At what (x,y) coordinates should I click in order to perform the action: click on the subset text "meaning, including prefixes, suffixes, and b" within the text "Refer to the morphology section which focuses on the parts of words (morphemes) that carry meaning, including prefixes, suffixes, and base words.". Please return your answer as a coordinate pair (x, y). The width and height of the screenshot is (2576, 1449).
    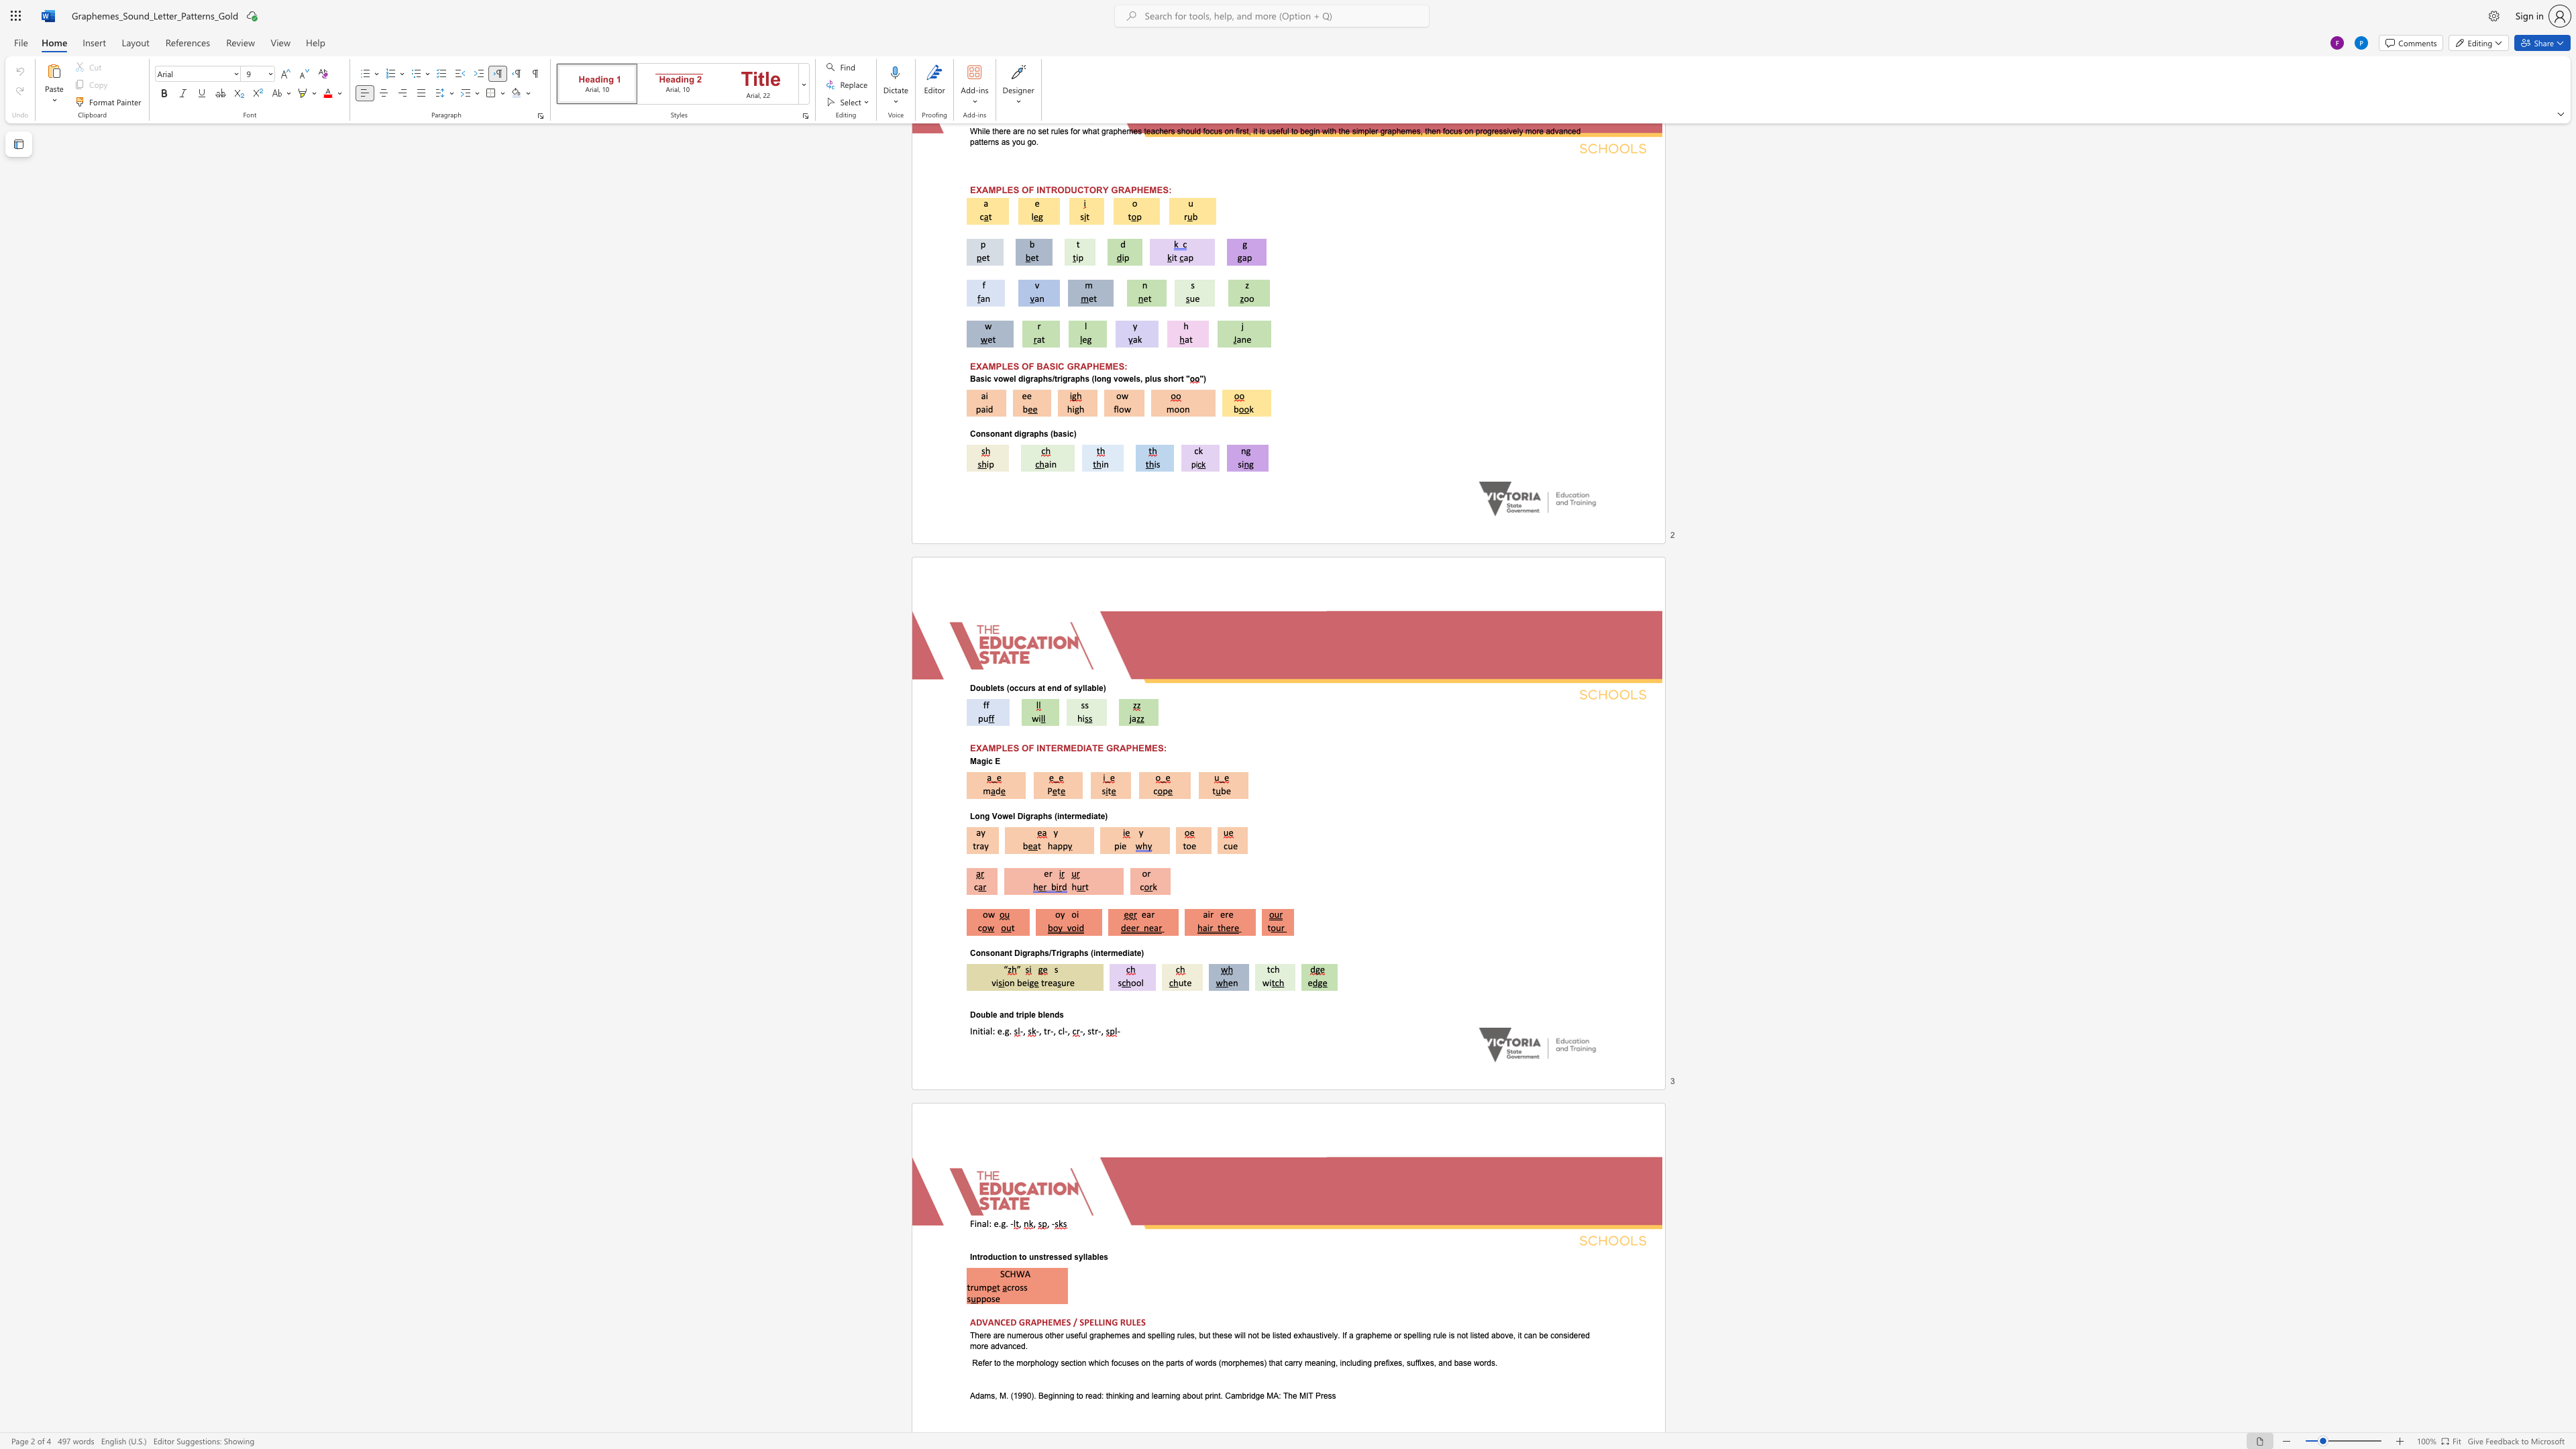
    Looking at the image, I should click on (1304, 1362).